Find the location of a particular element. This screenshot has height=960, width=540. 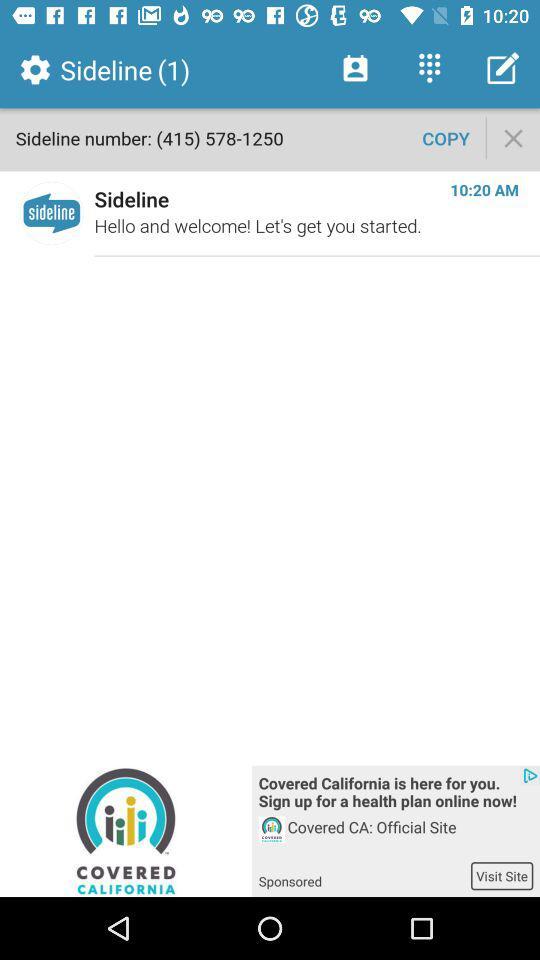

sponsored icon is located at coordinates (363, 874).